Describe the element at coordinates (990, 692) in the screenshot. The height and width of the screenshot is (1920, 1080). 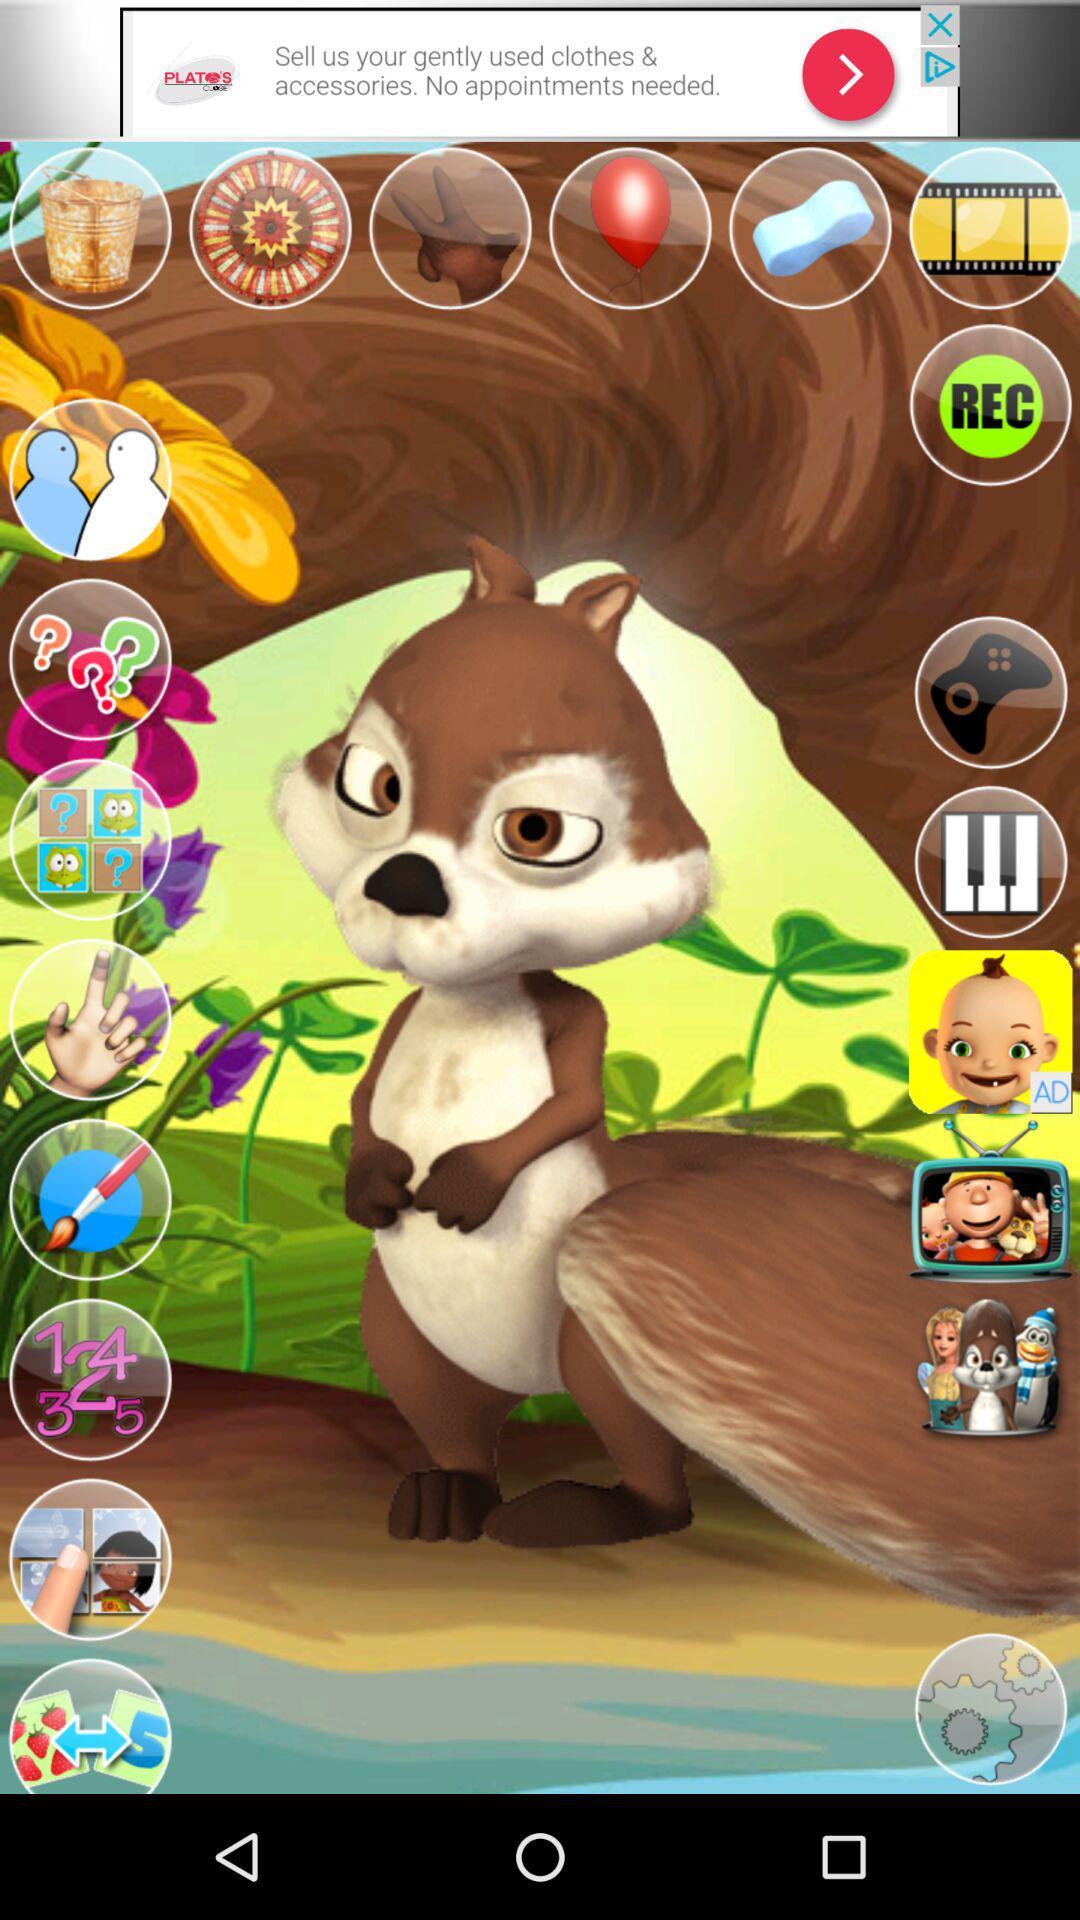
I see `open the game options` at that location.